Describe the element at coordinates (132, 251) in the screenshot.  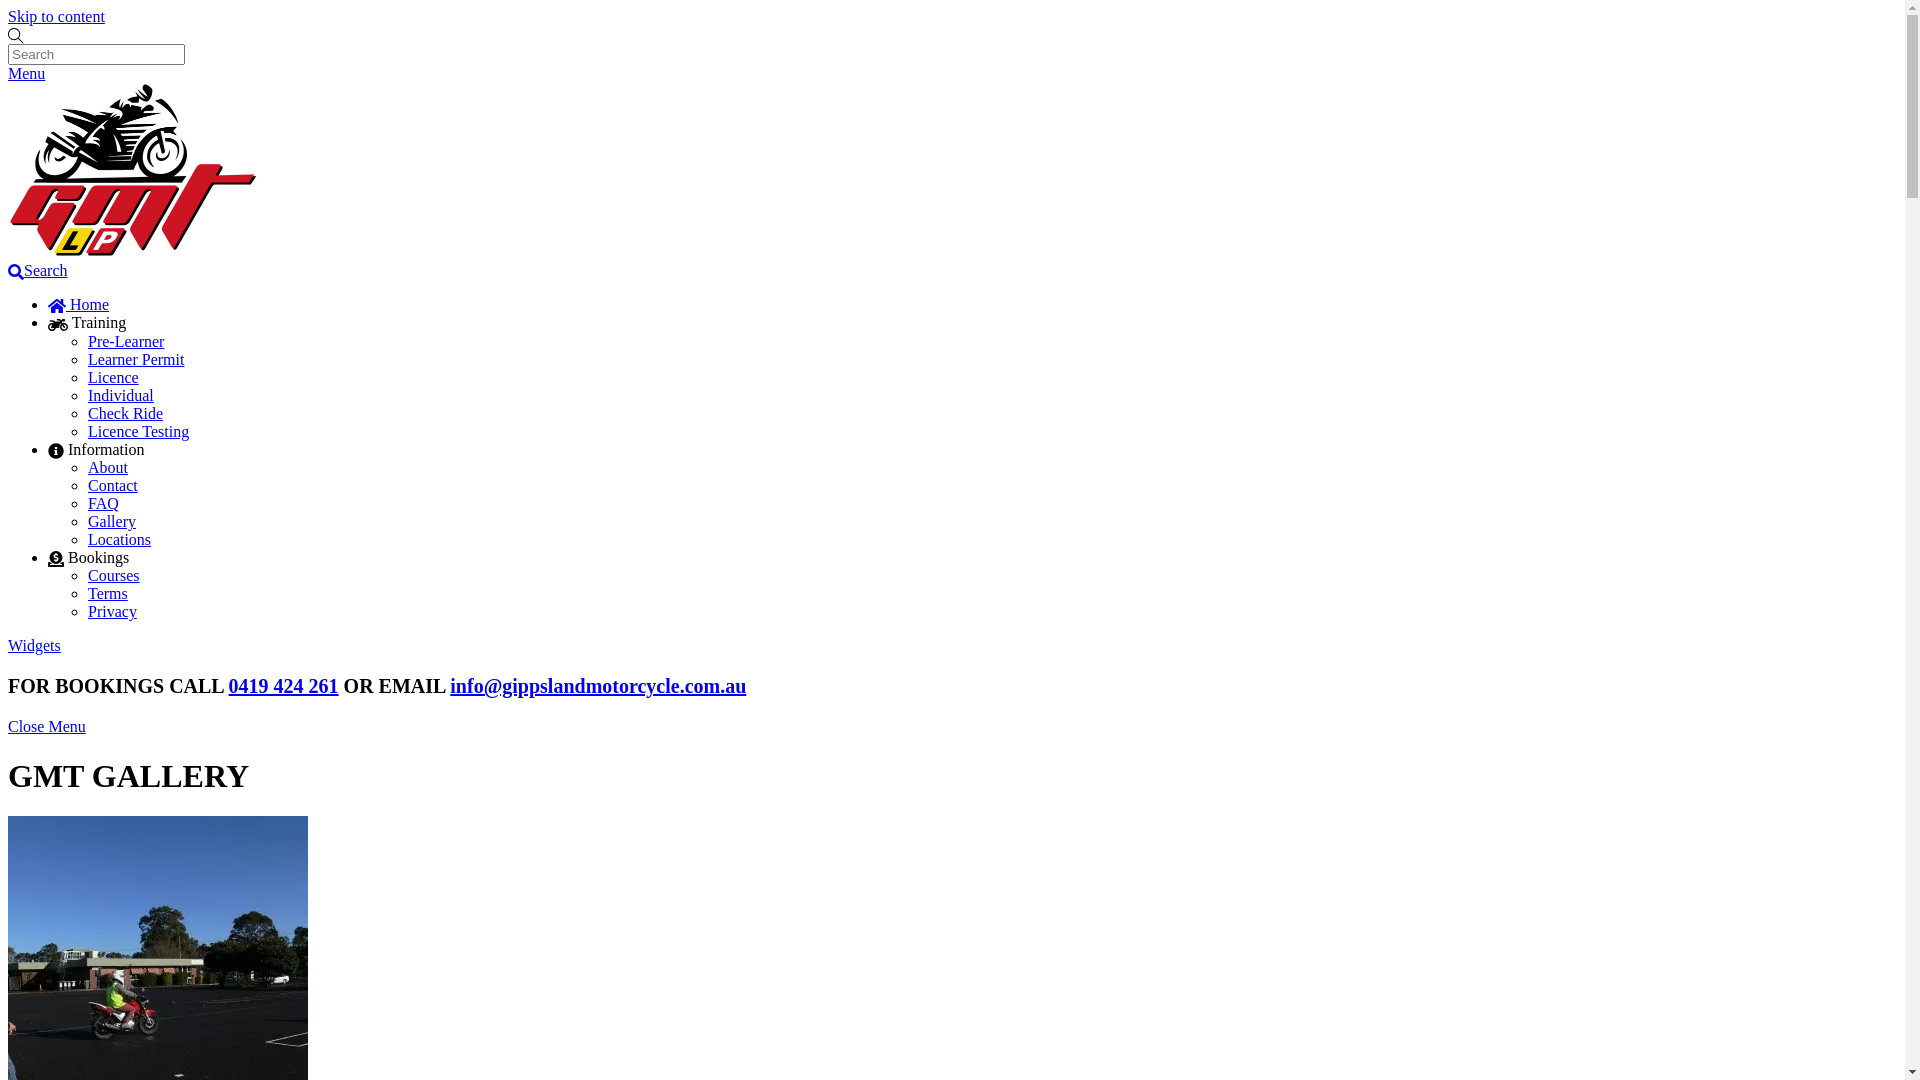
I see `'Gippsland Motorcycle Training'` at that location.